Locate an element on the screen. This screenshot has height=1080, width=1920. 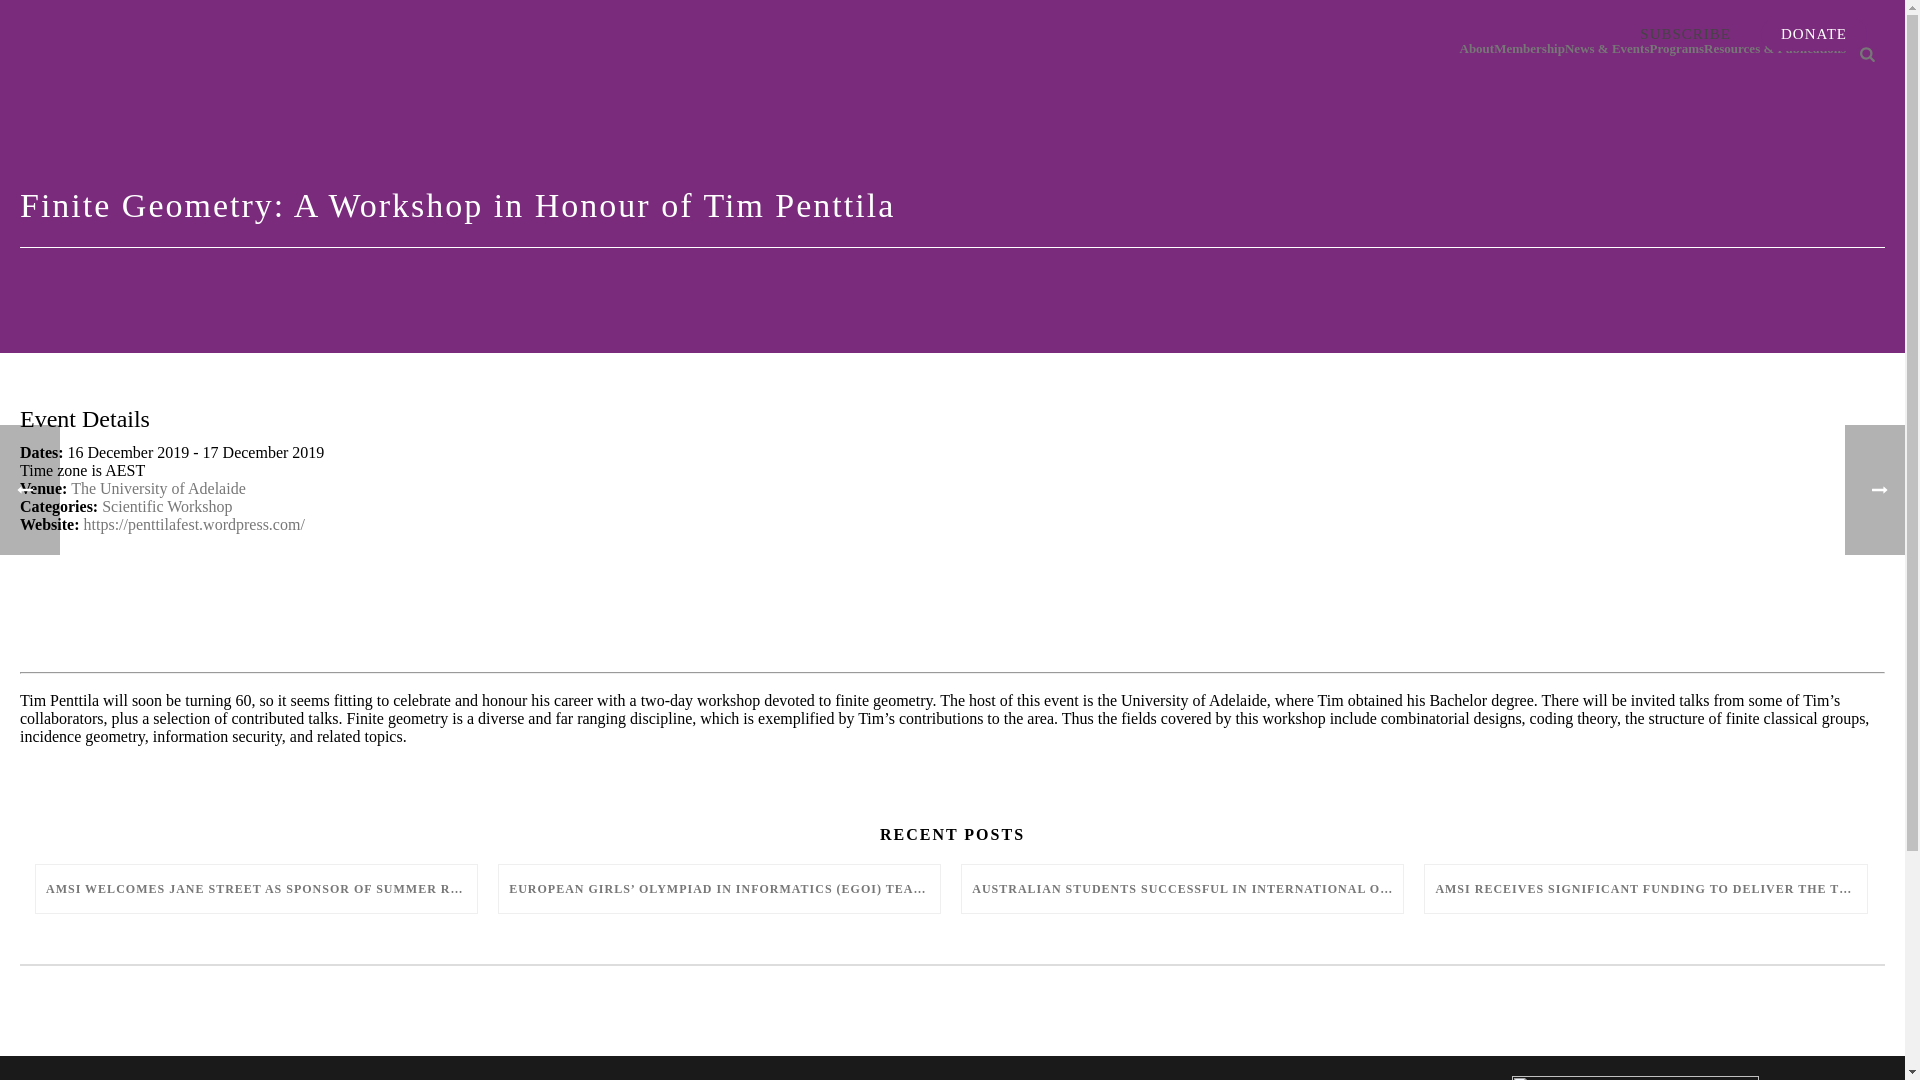
'Scientific Workshop' is located at coordinates (167, 505).